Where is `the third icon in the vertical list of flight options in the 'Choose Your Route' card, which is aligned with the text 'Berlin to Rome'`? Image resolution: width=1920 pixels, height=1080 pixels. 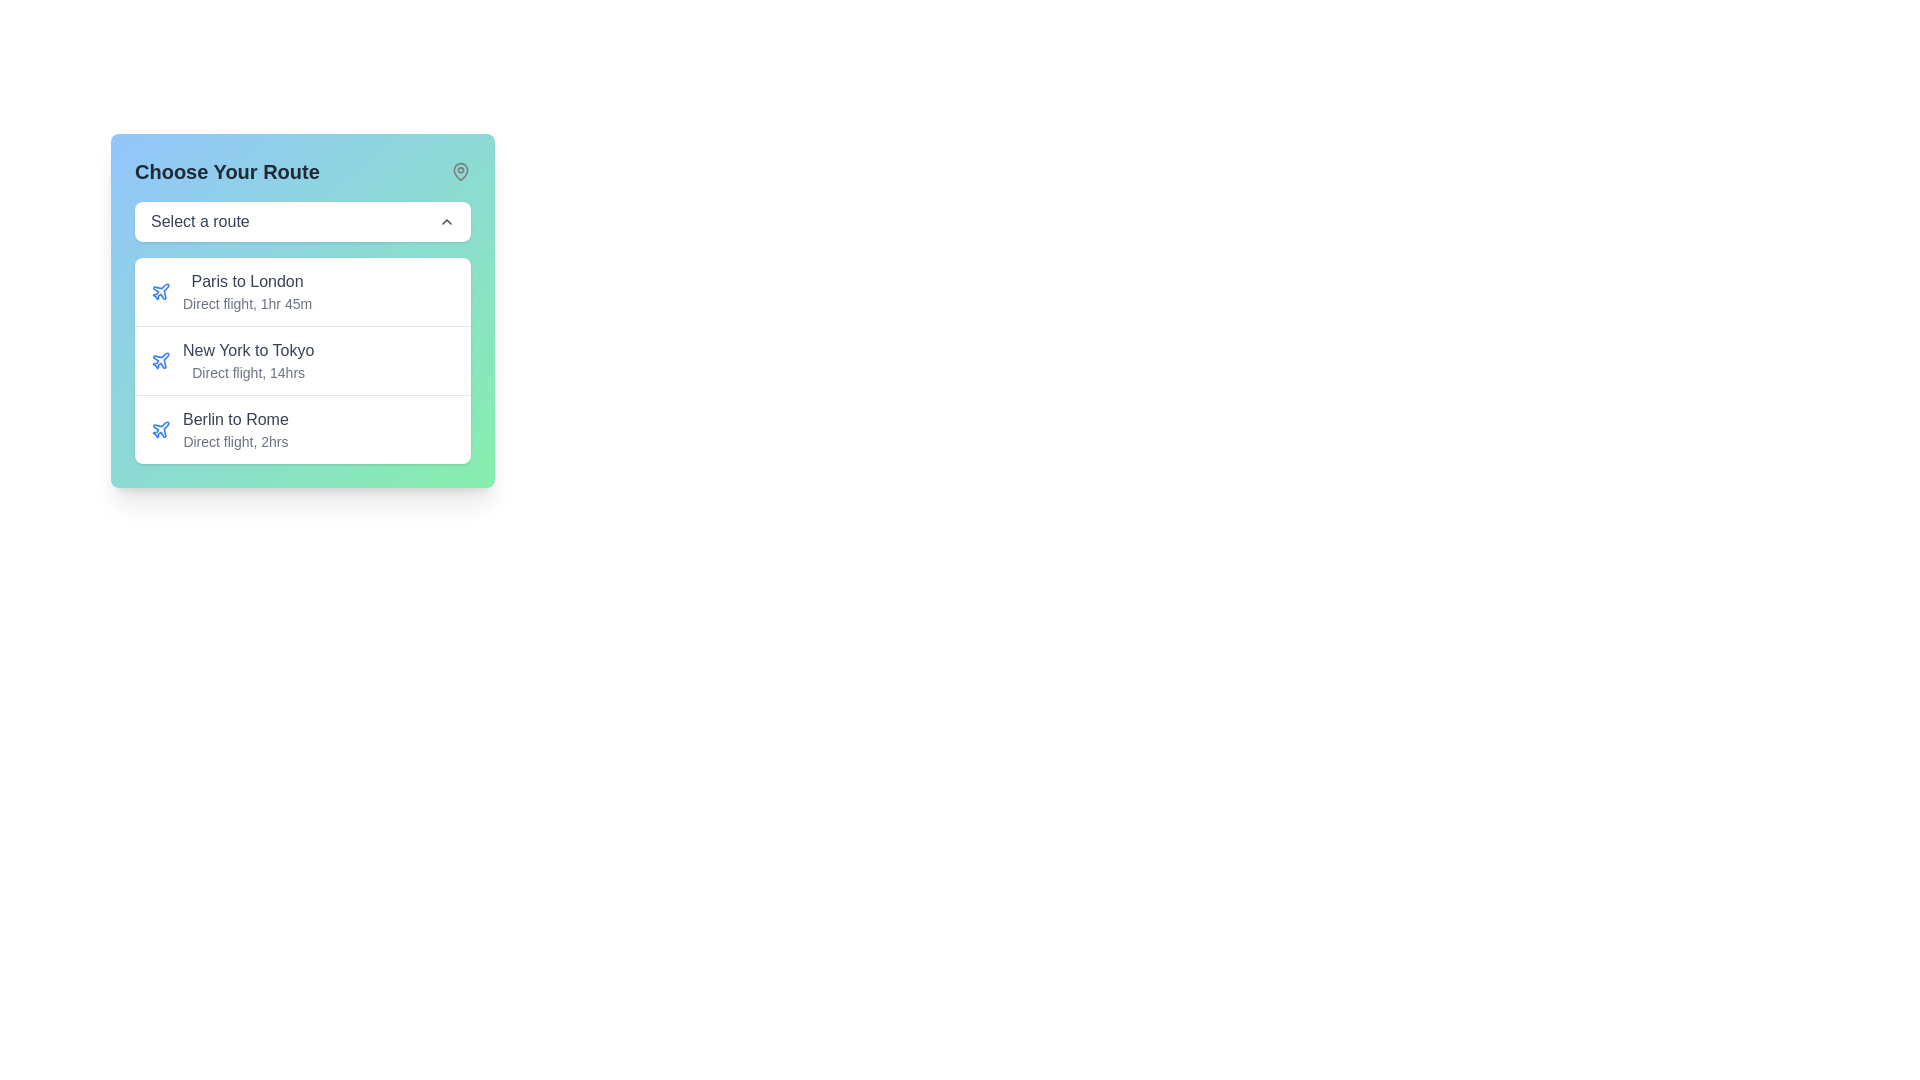 the third icon in the vertical list of flight options in the 'Choose Your Route' card, which is aligned with the text 'Berlin to Rome' is located at coordinates (161, 428).